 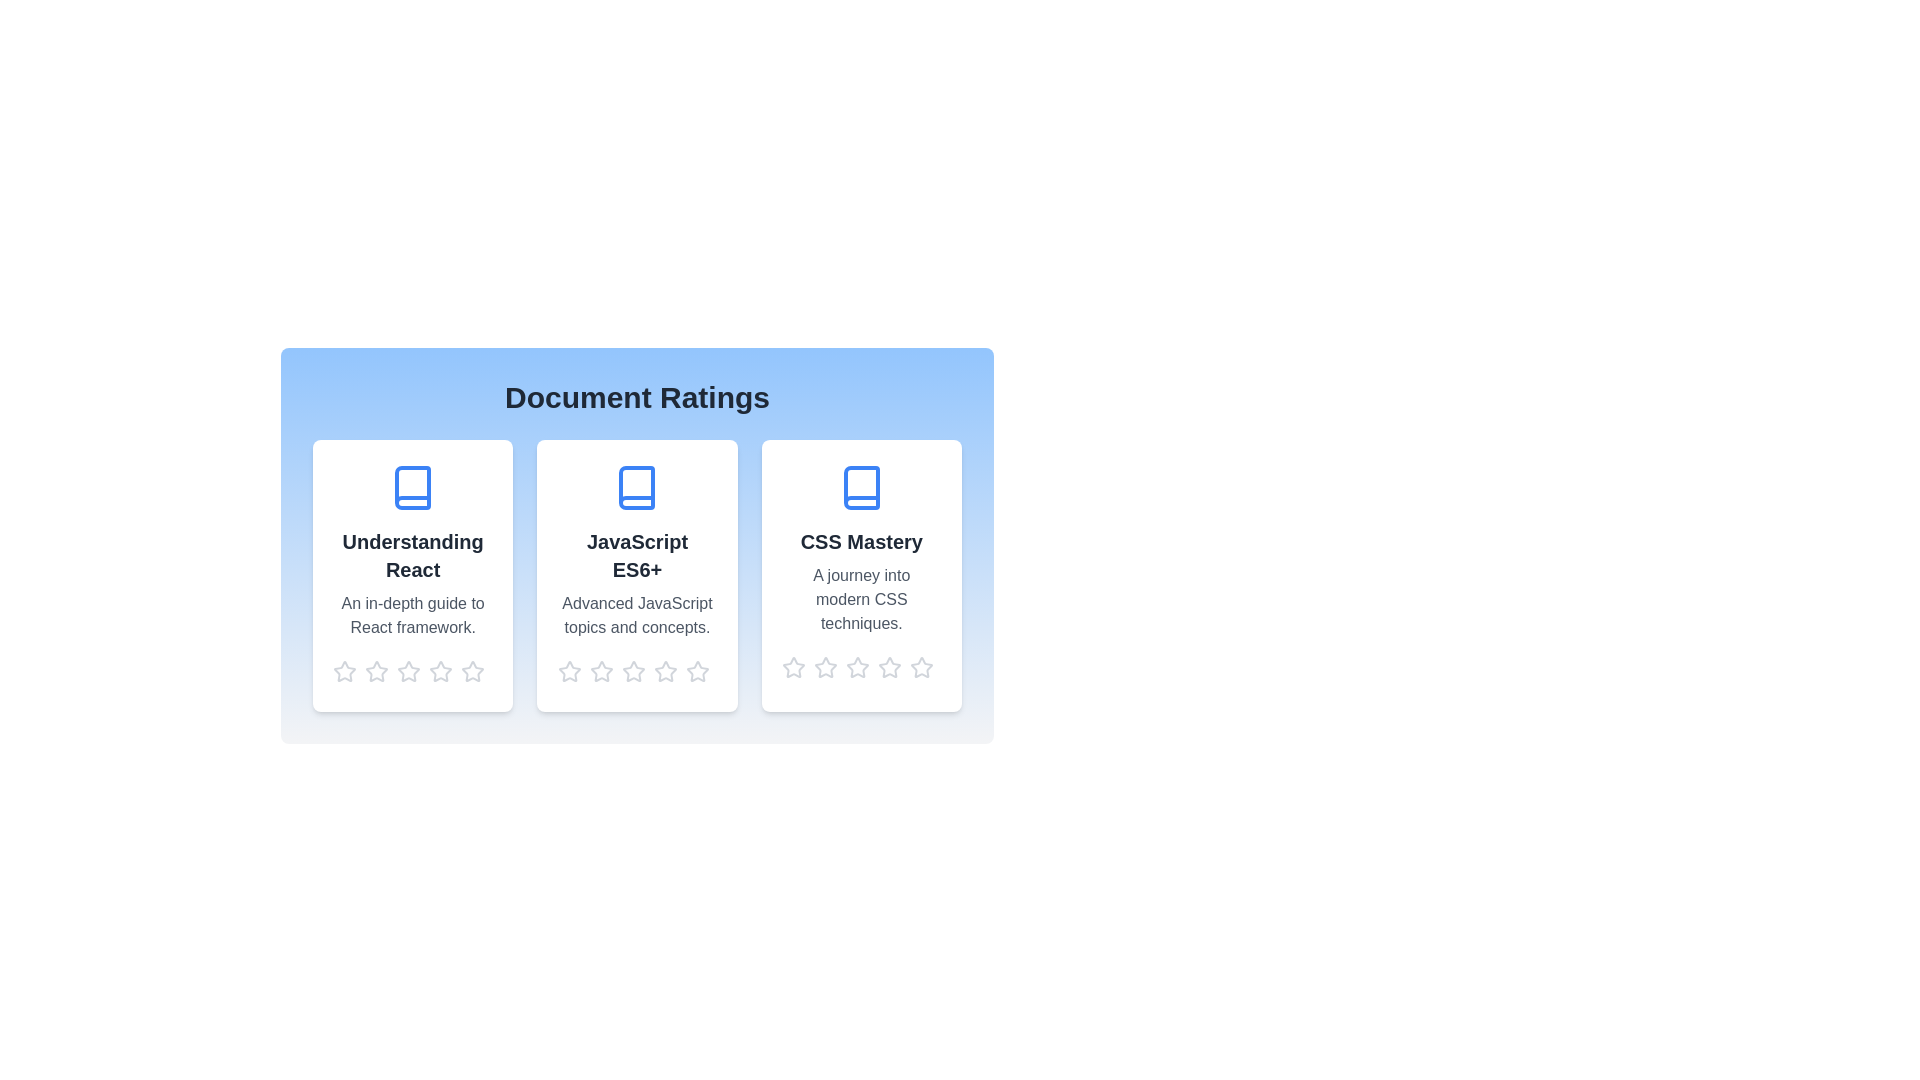 What do you see at coordinates (412, 488) in the screenshot?
I see `the document icon for the document titled Understanding React` at bounding box center [412, 488].